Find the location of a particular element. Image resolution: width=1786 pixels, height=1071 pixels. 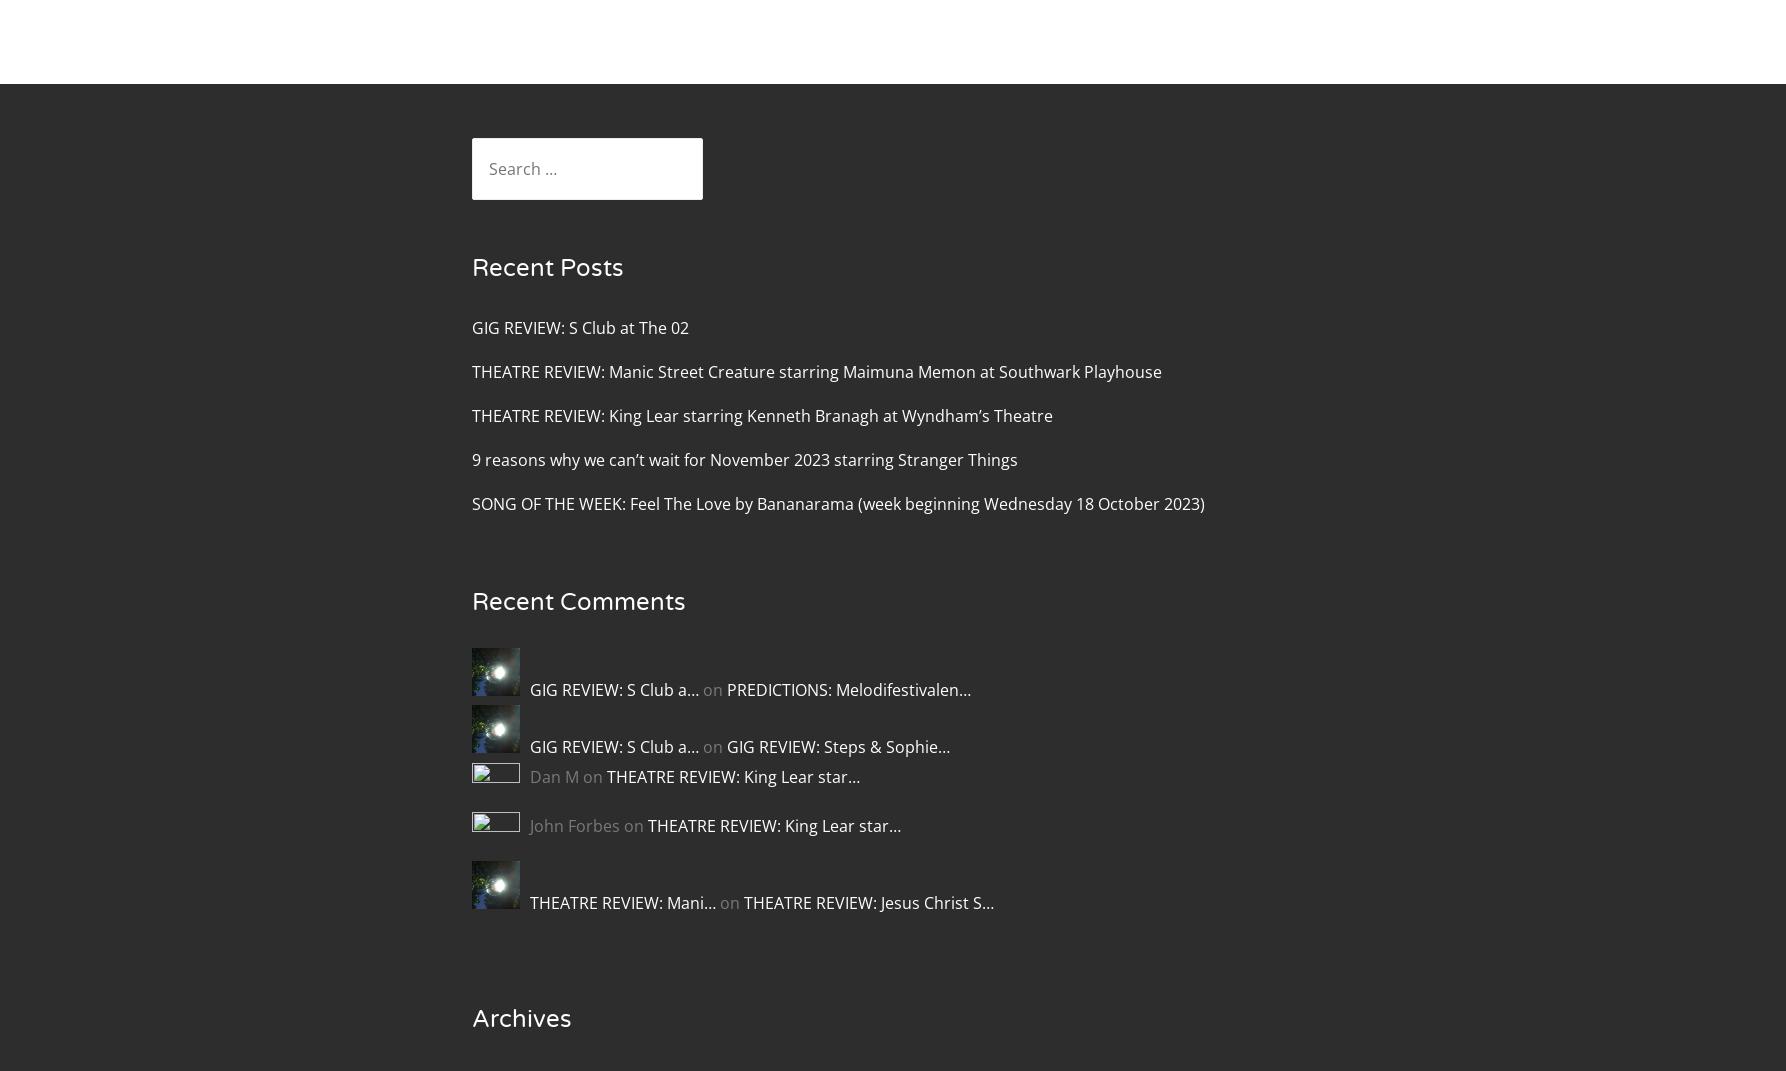

'THEATRE REVIEW: Mani…' is located at coordinates (528, 902).